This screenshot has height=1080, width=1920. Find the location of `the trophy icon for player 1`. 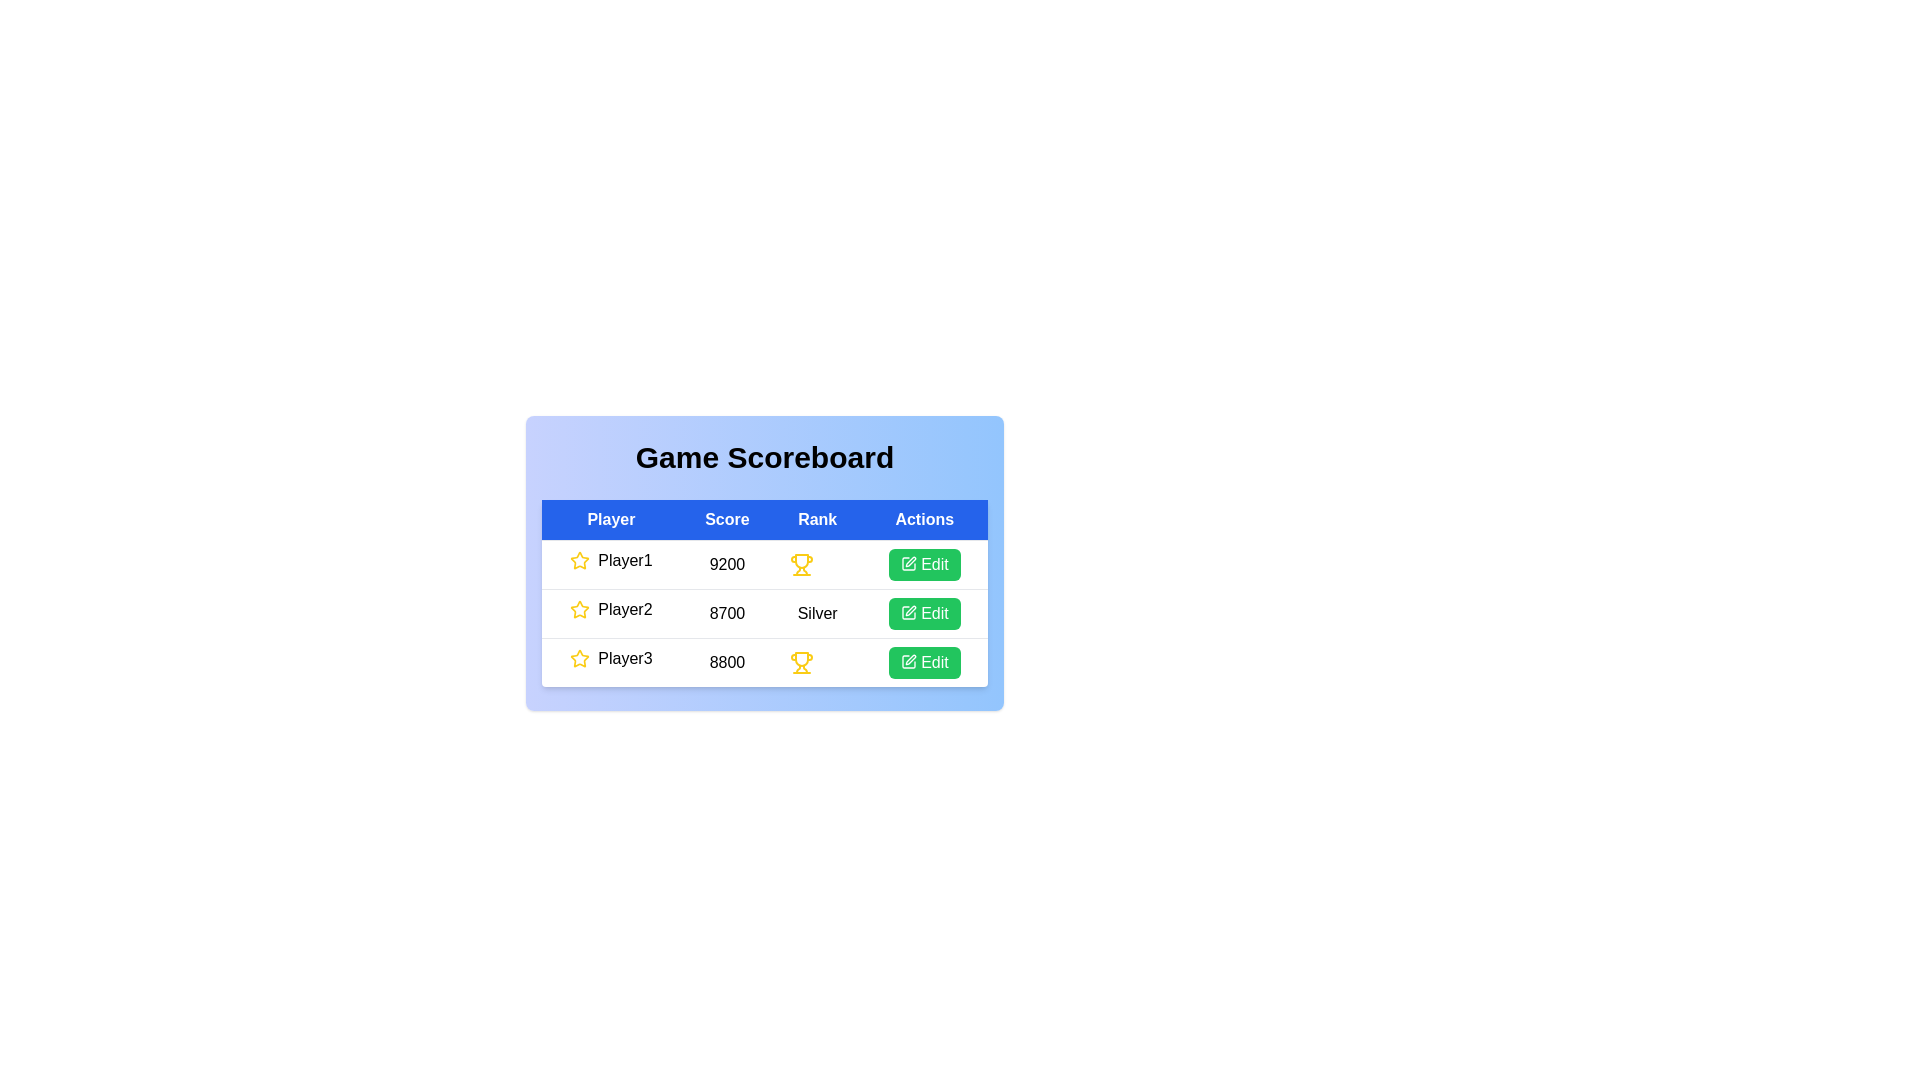

the trophy icon for player 1 is located at coordinates (801, 564).